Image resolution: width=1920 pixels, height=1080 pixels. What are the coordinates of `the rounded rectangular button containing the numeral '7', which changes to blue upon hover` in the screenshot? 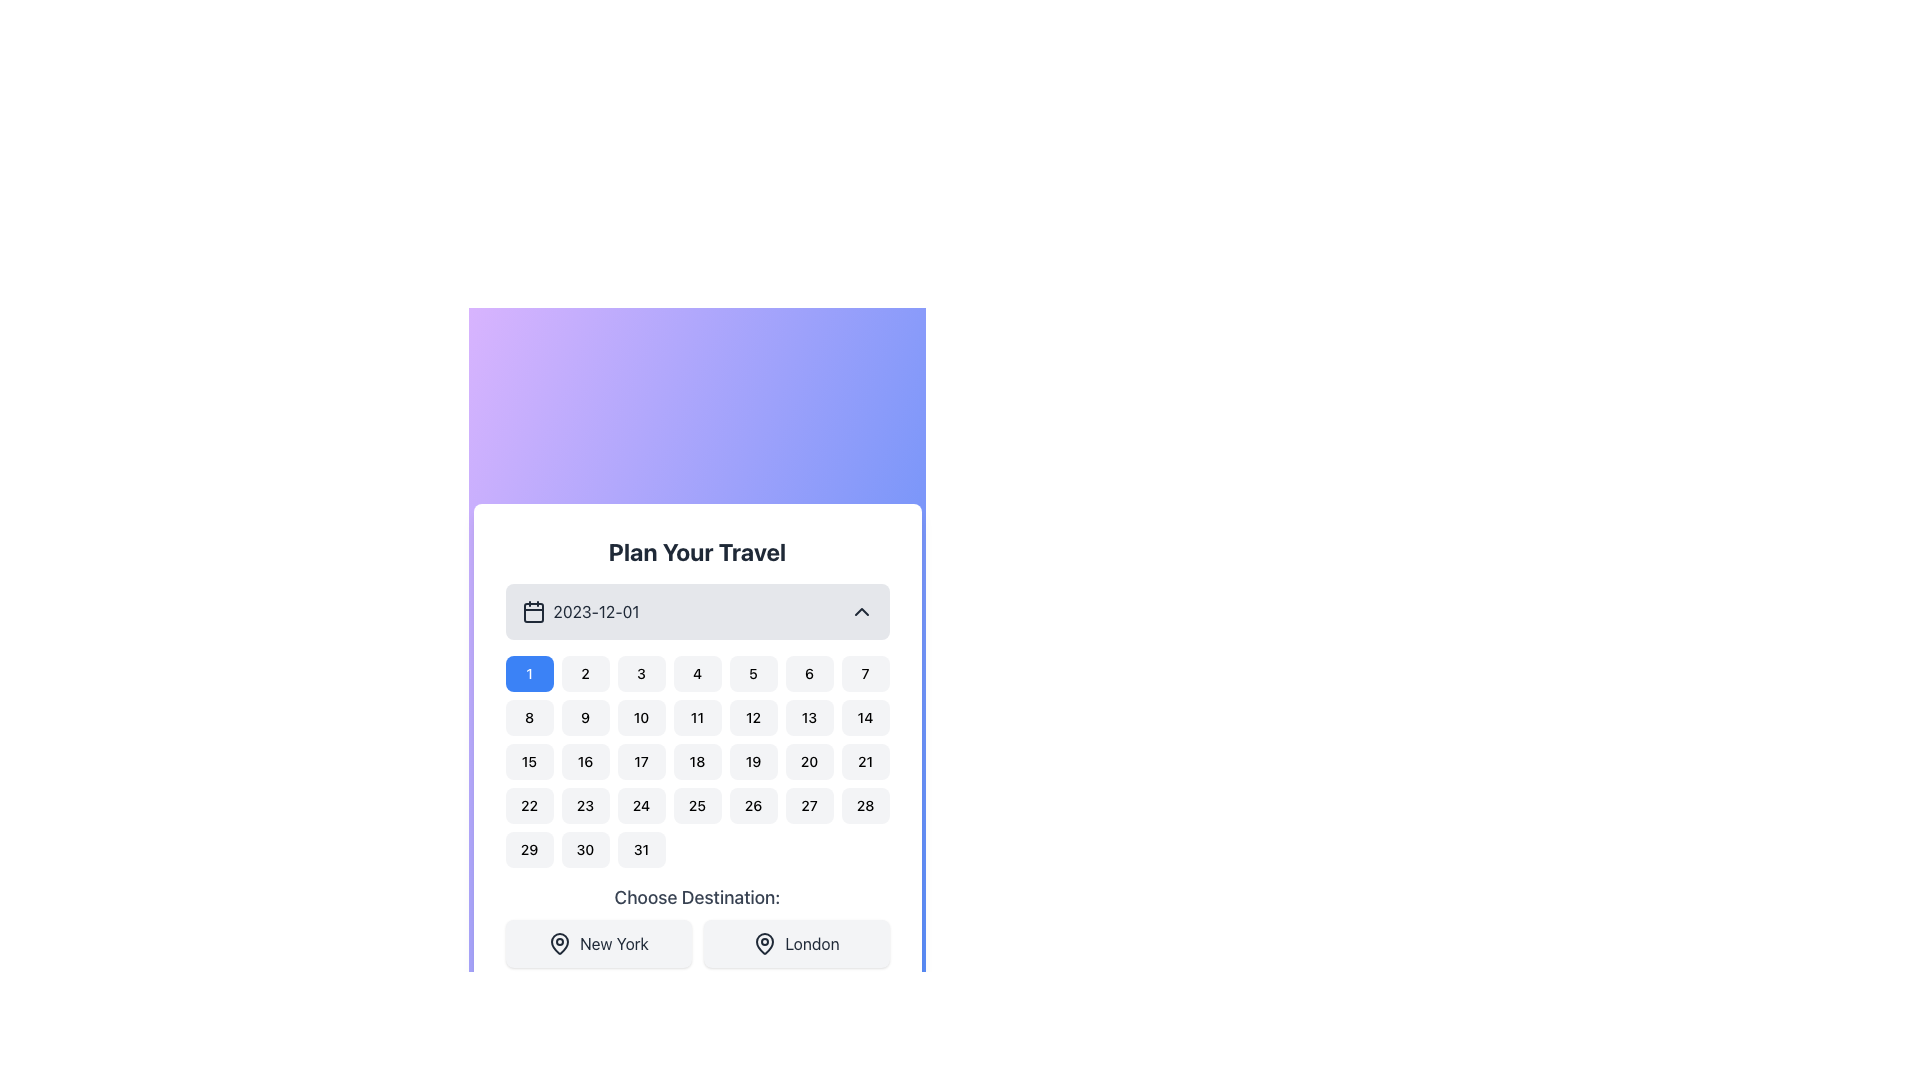 It's located at (865, 674).